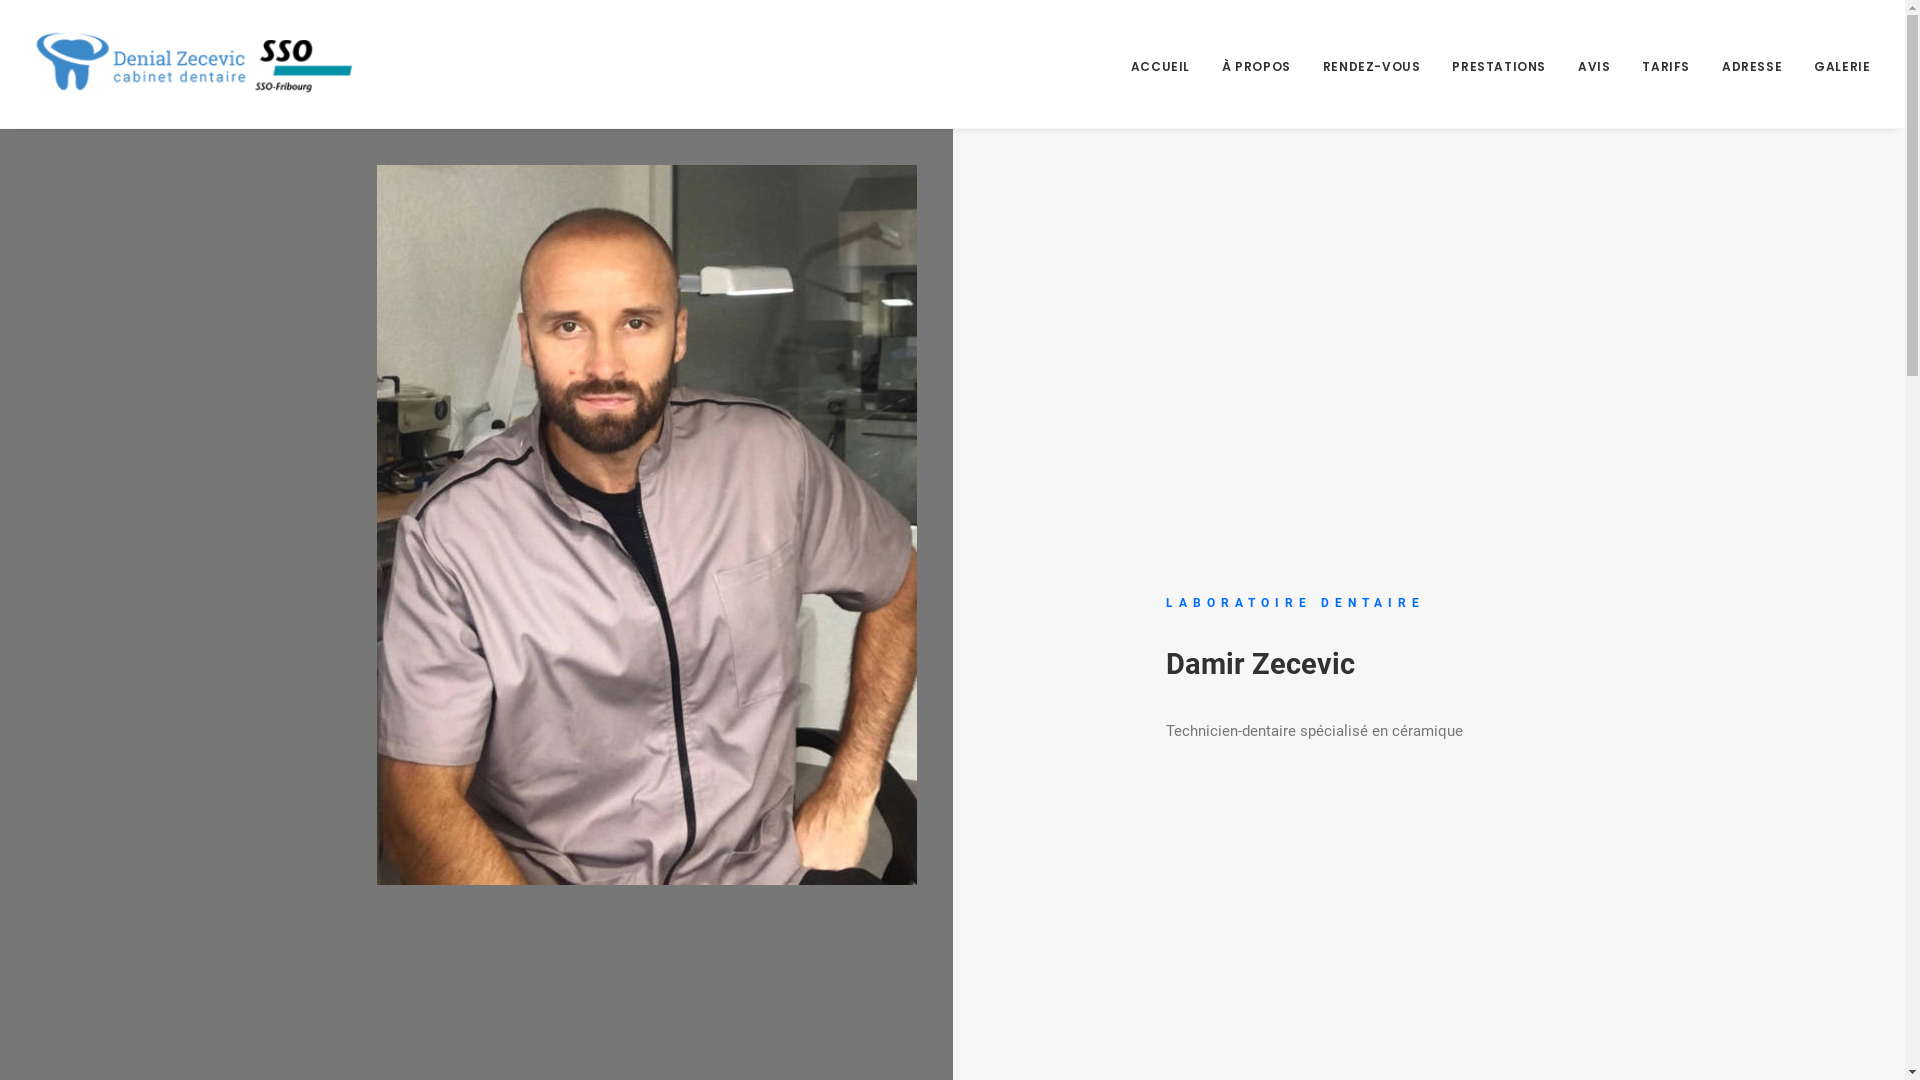  Describe the element at coordinates (1371, 63) in the screenshot. I see `'RENDEZ-VOUS'` at that location.